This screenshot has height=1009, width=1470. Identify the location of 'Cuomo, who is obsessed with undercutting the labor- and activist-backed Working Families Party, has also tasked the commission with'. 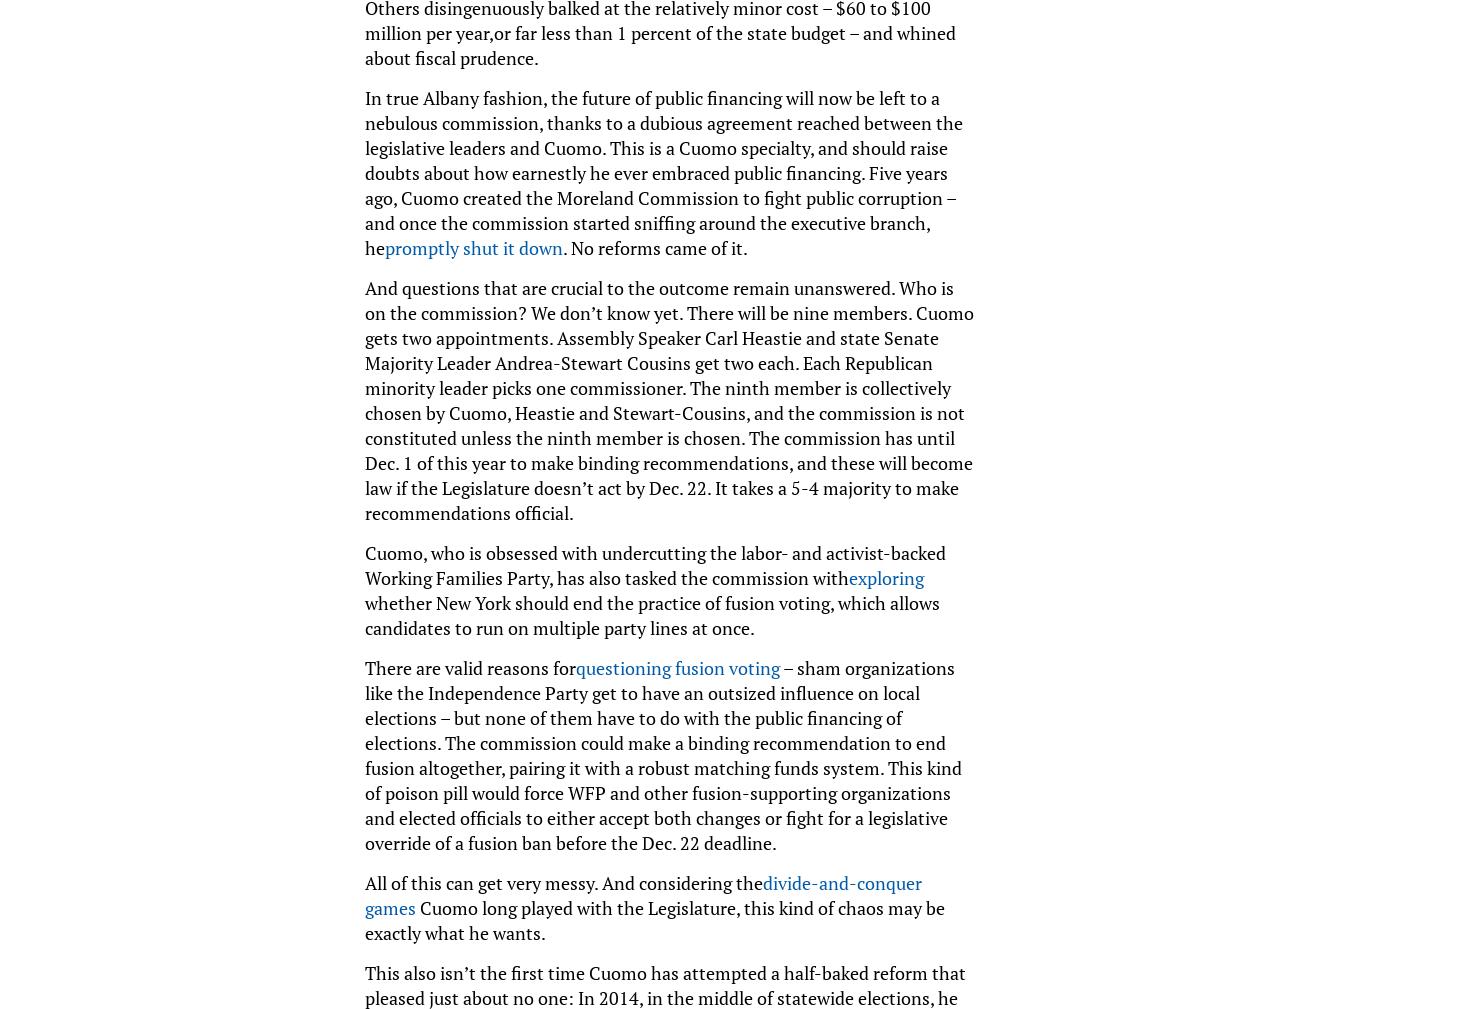
(654, 564).